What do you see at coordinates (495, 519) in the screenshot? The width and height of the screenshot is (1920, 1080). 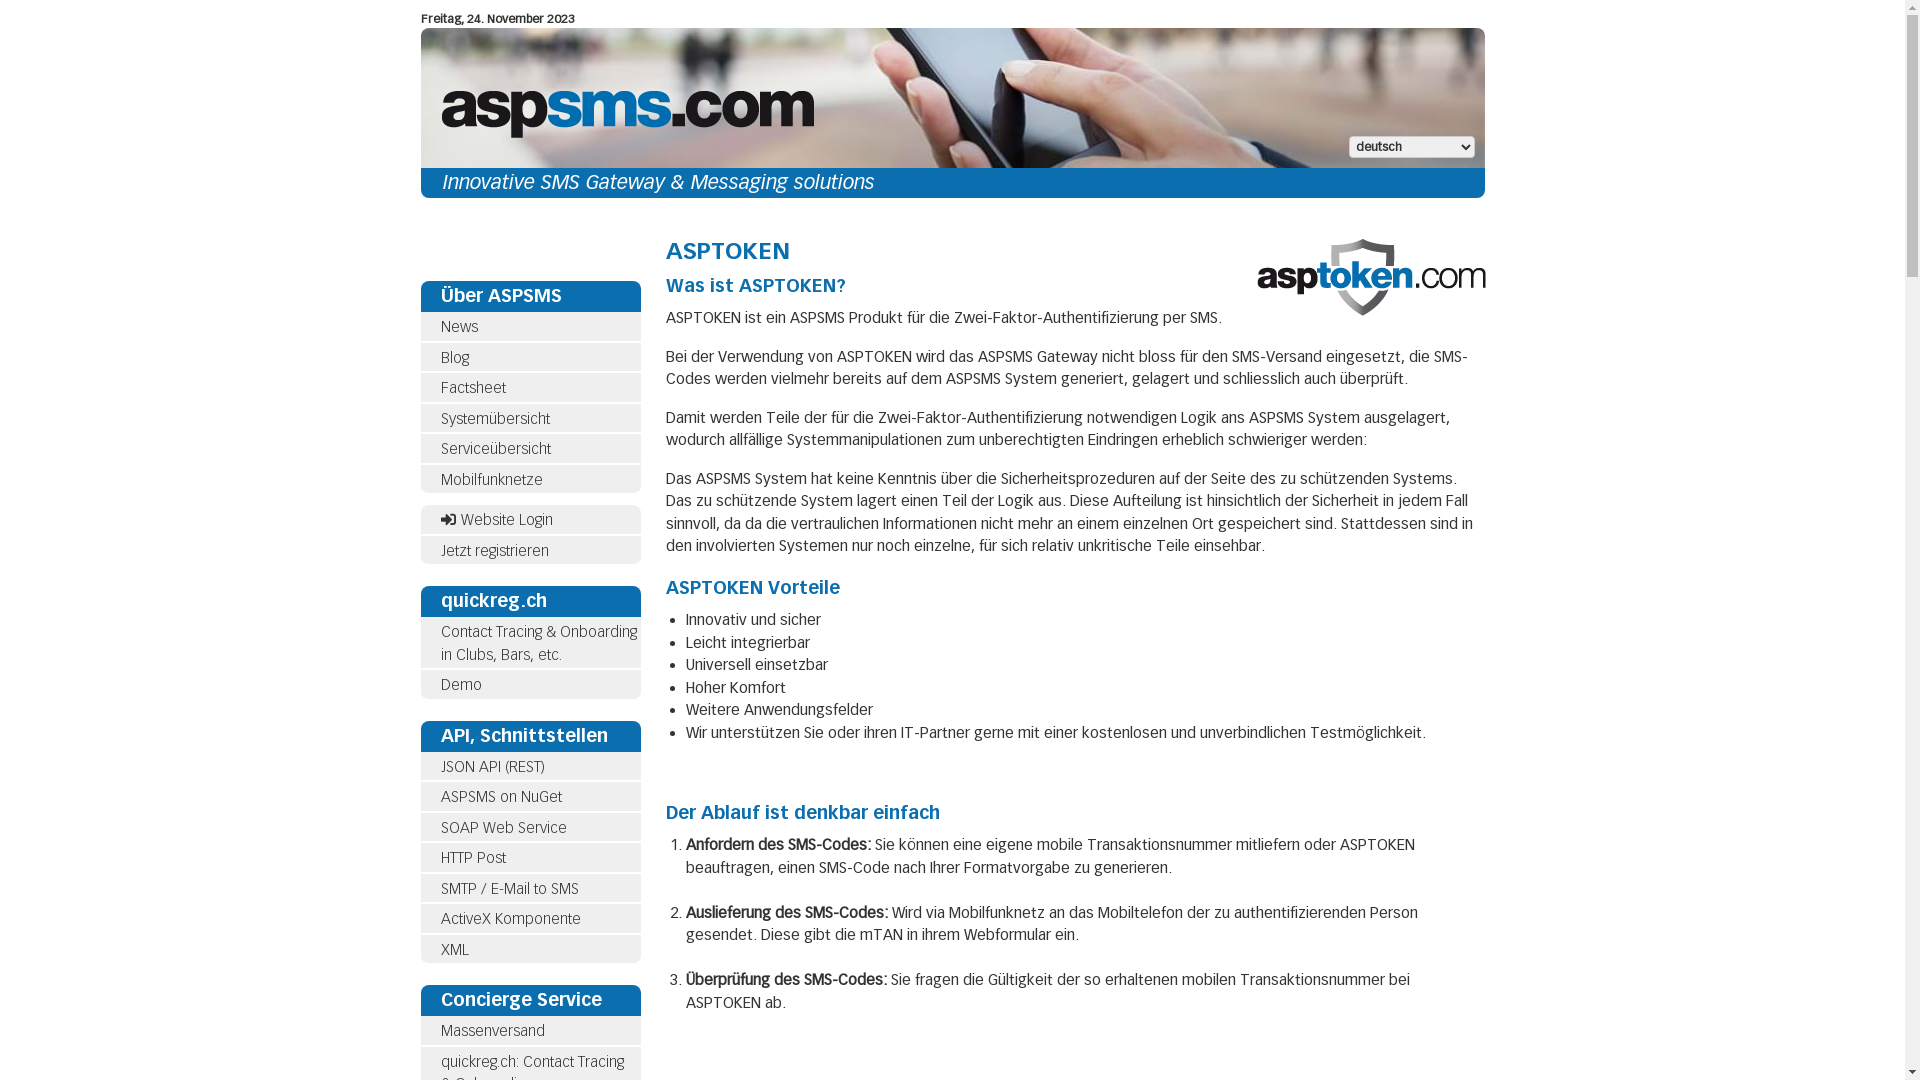 I see `'Website Login'` at bounding box center [495, 519].